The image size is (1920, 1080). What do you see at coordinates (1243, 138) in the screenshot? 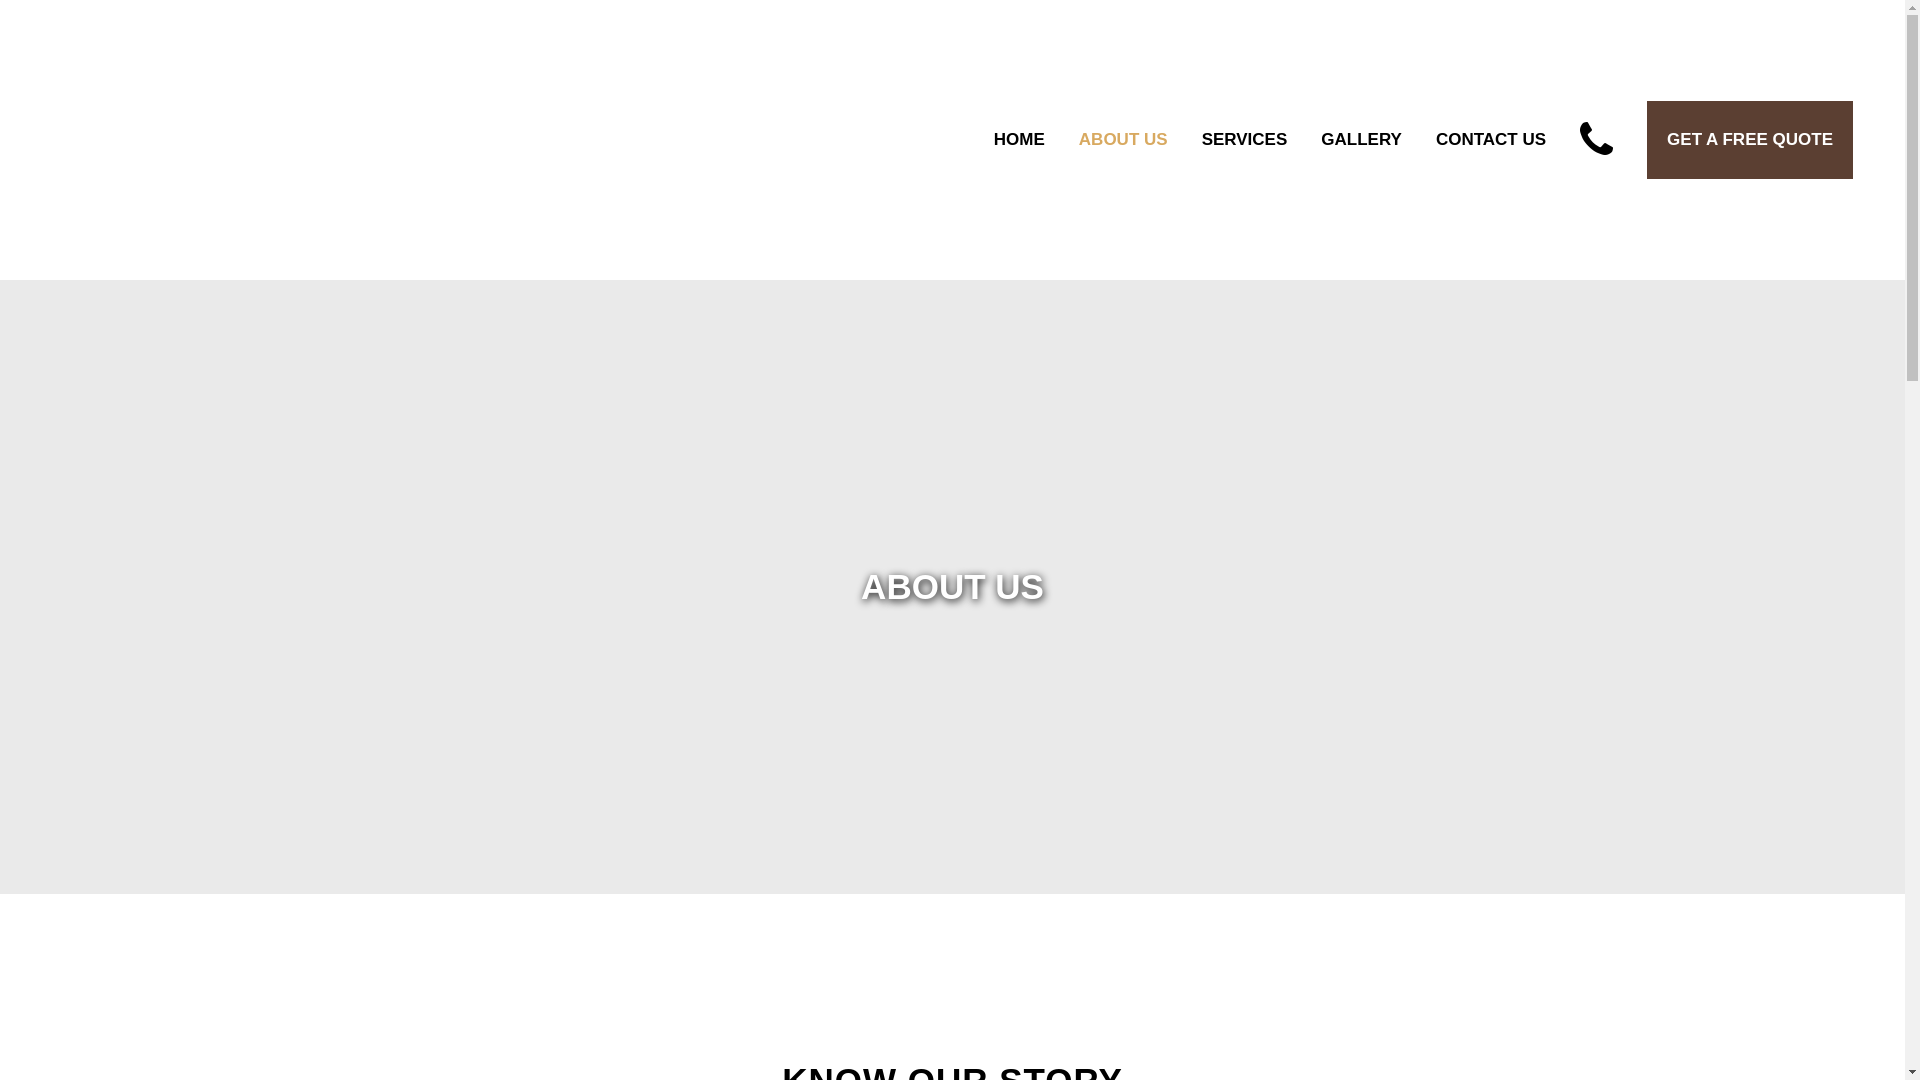
I see `'SERVICES'` at bounding box center [1243, 138].